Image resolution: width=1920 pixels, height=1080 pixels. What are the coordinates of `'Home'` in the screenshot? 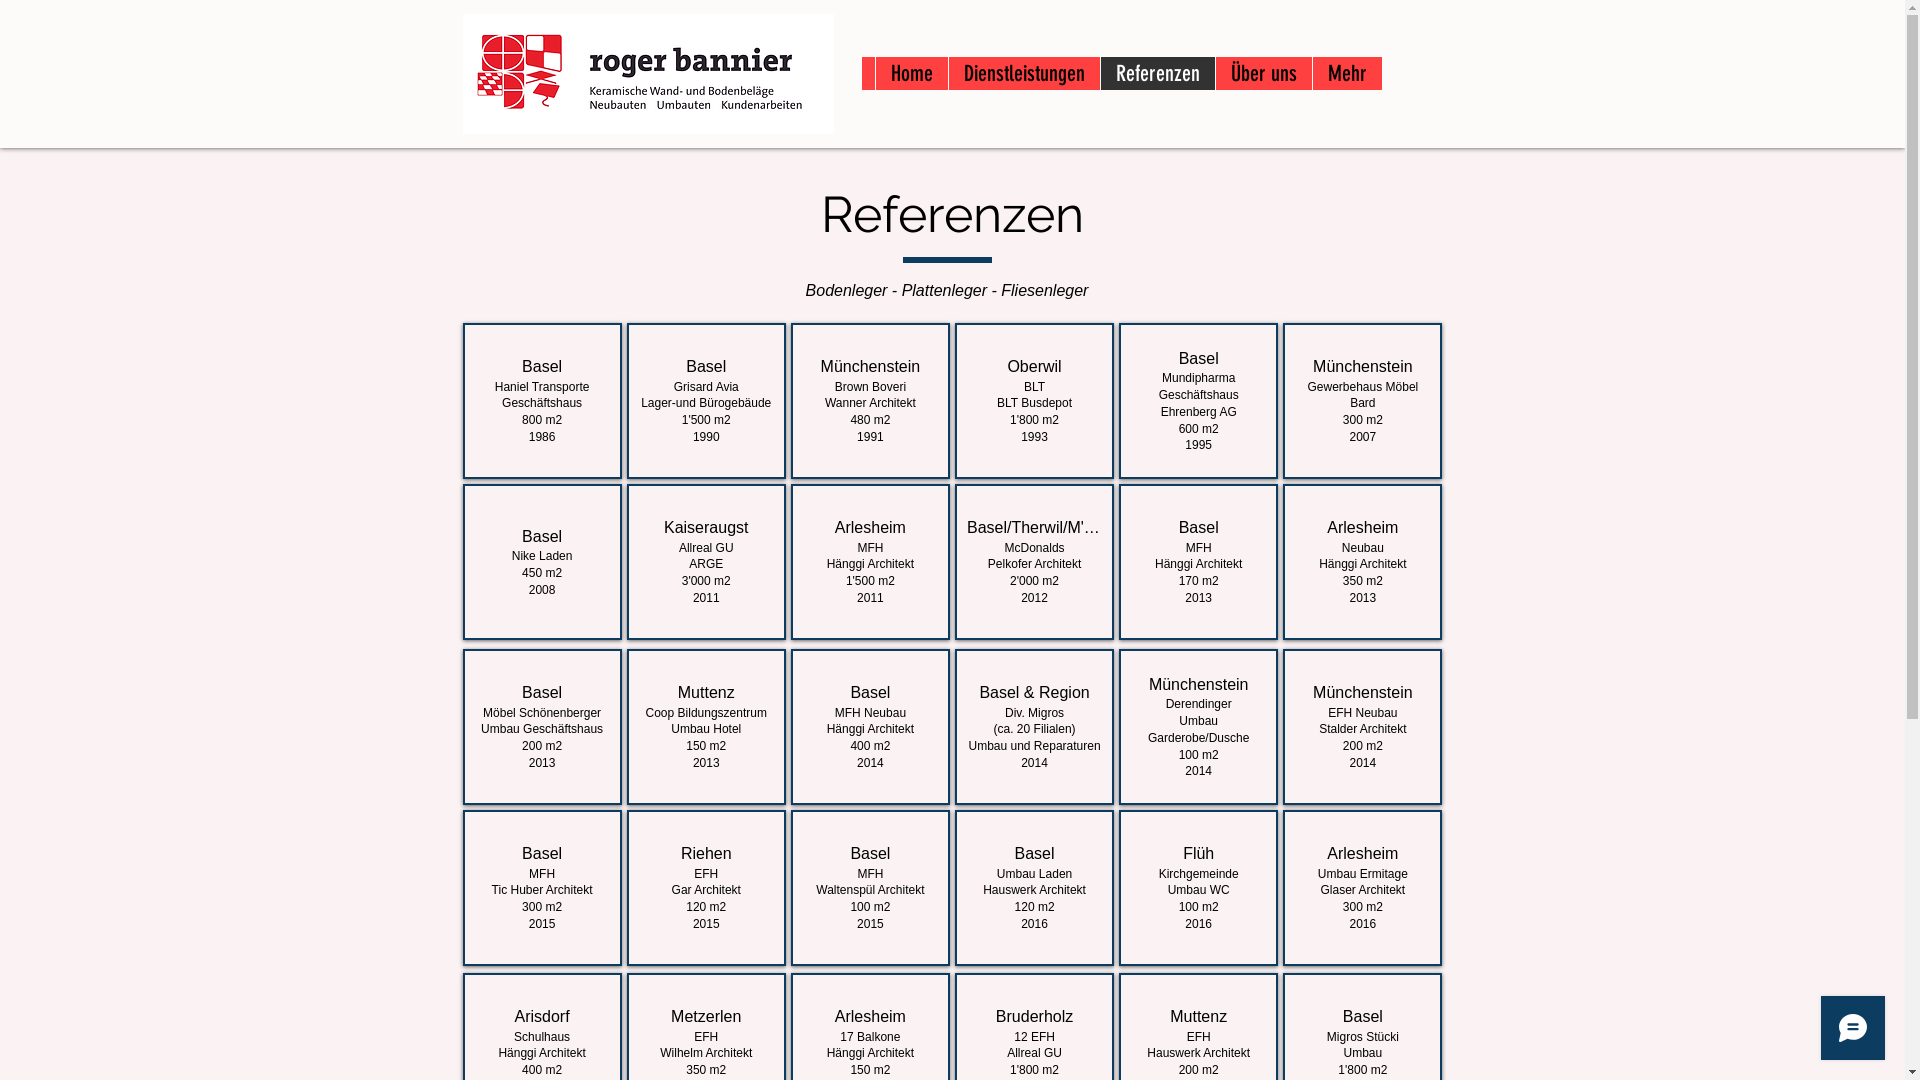 It's located at (909, 72).